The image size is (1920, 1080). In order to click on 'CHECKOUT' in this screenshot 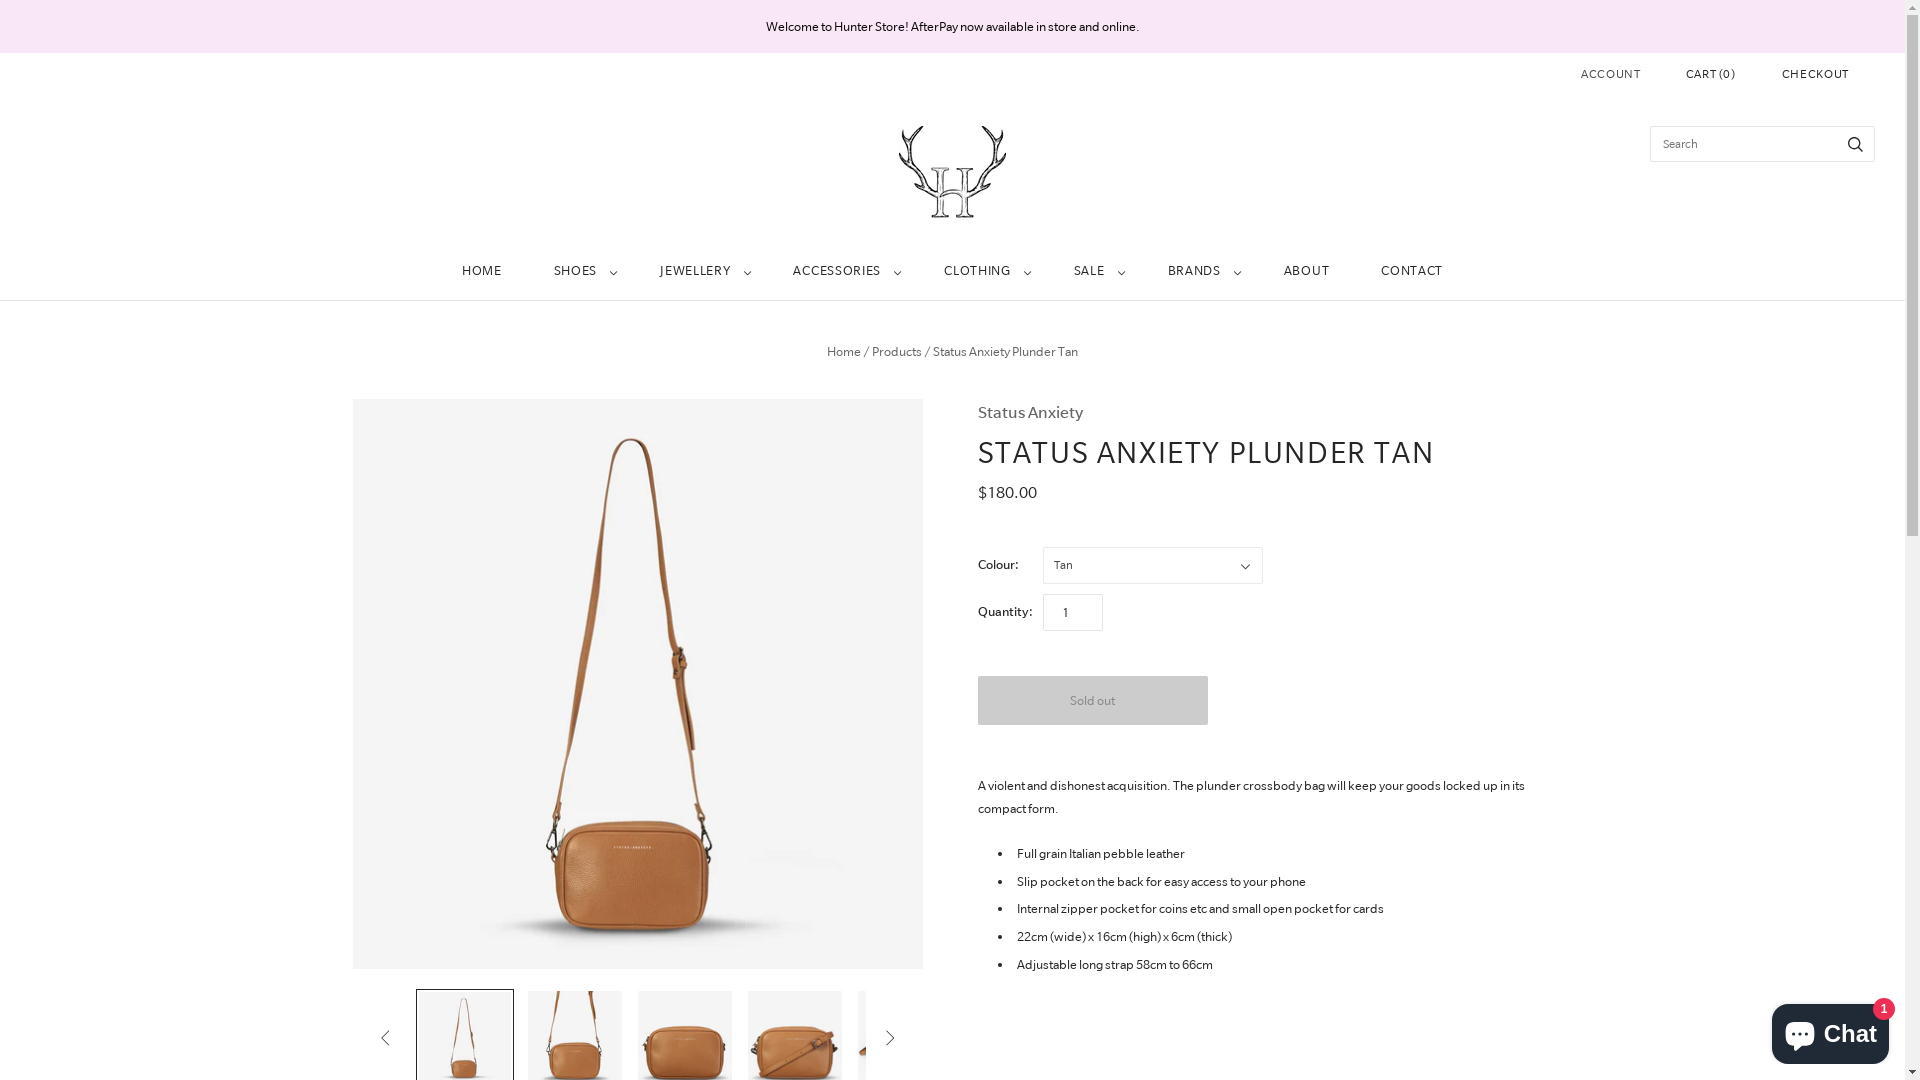, I will do `click(1815, 73)`.